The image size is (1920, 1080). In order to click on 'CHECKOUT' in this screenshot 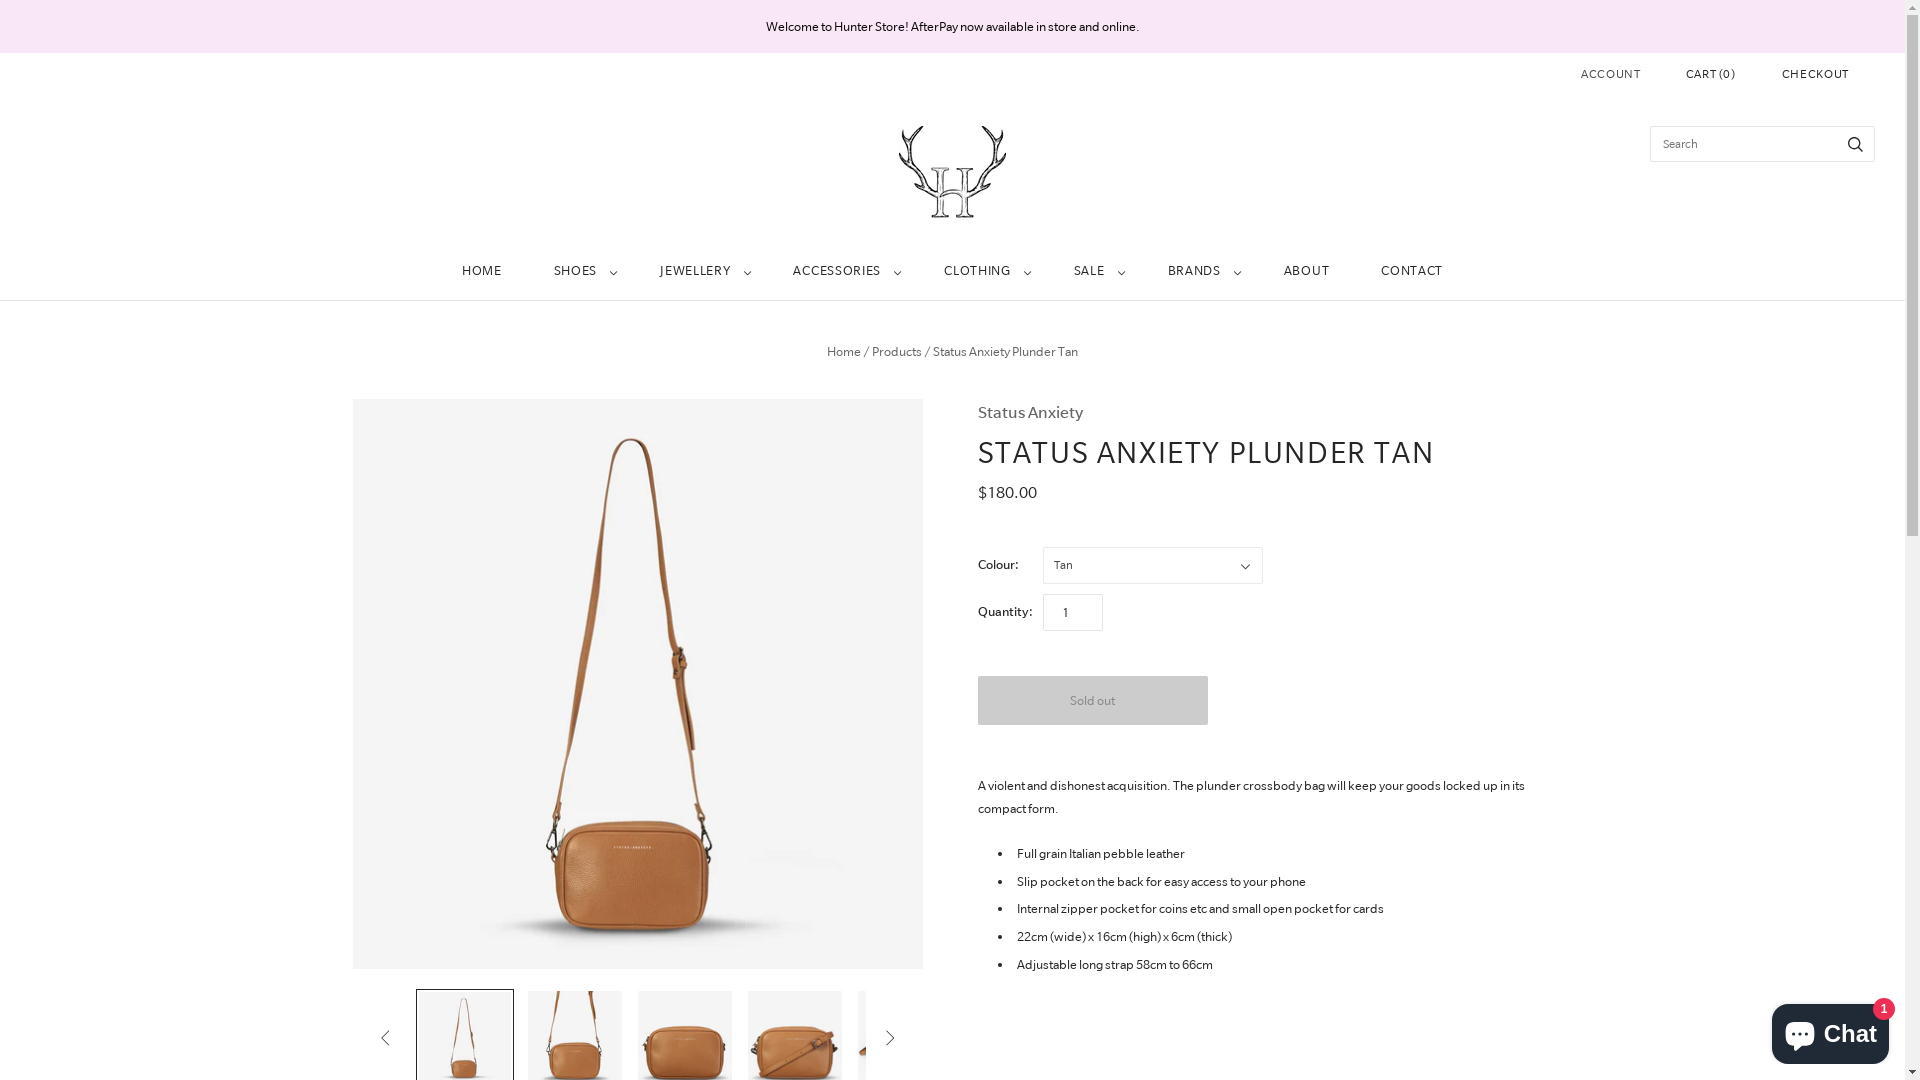, I will do `click(1815, 73)`.